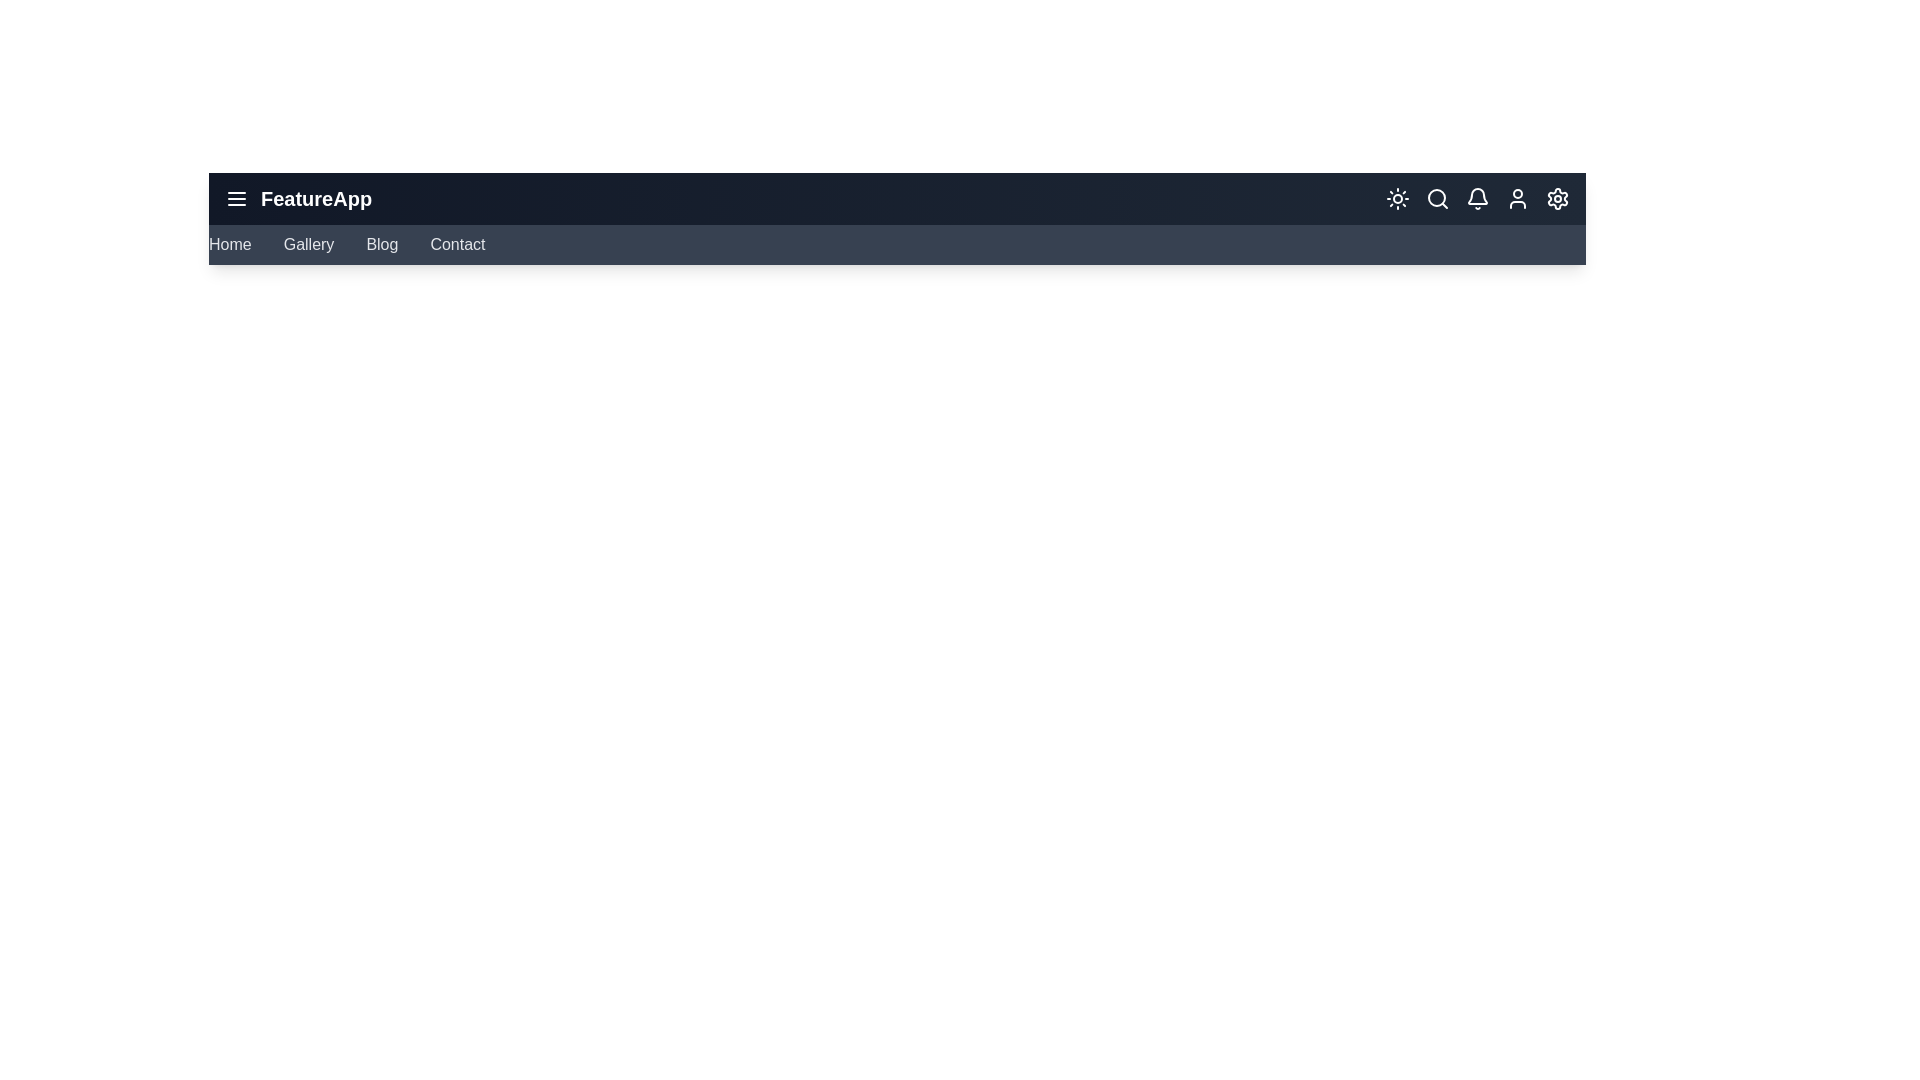 This screenshot has width=1920, height=1080. Describe the element at coordinates (382, 244) in the screenshot. I see `the navigation menu item Blog` at that location.